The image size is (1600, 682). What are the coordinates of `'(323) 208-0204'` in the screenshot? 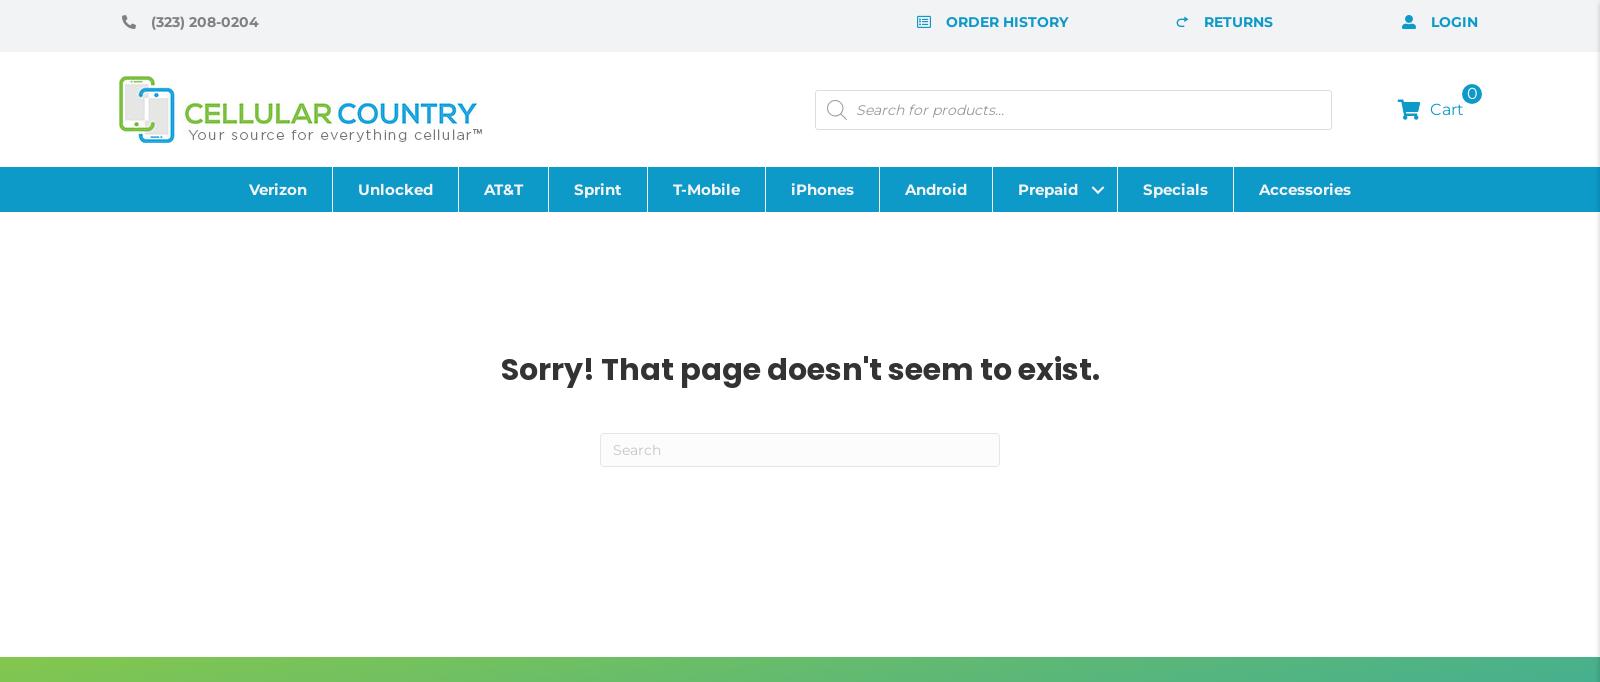 It's located at (204, 21).